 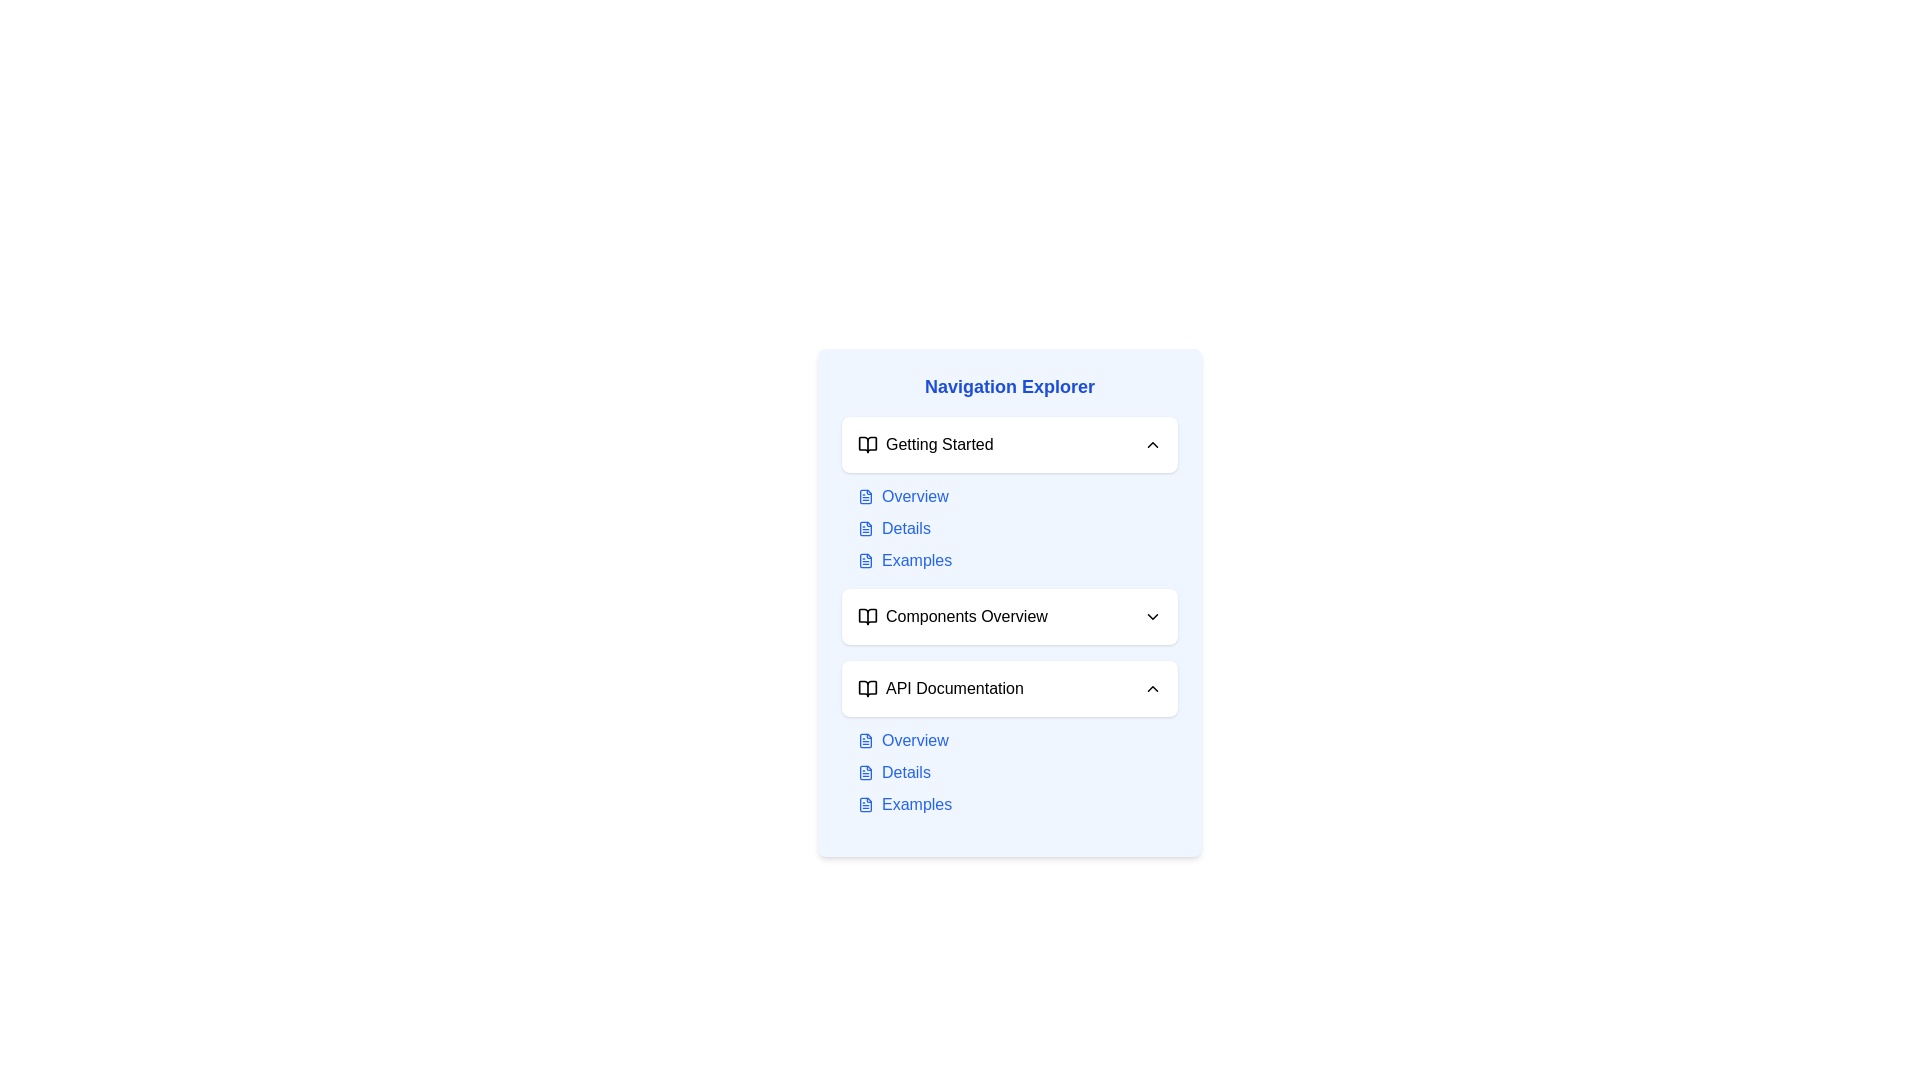 I want to click on the entries of the navigation list under the 'API Documentation' section, so click(x=1017, y=771).